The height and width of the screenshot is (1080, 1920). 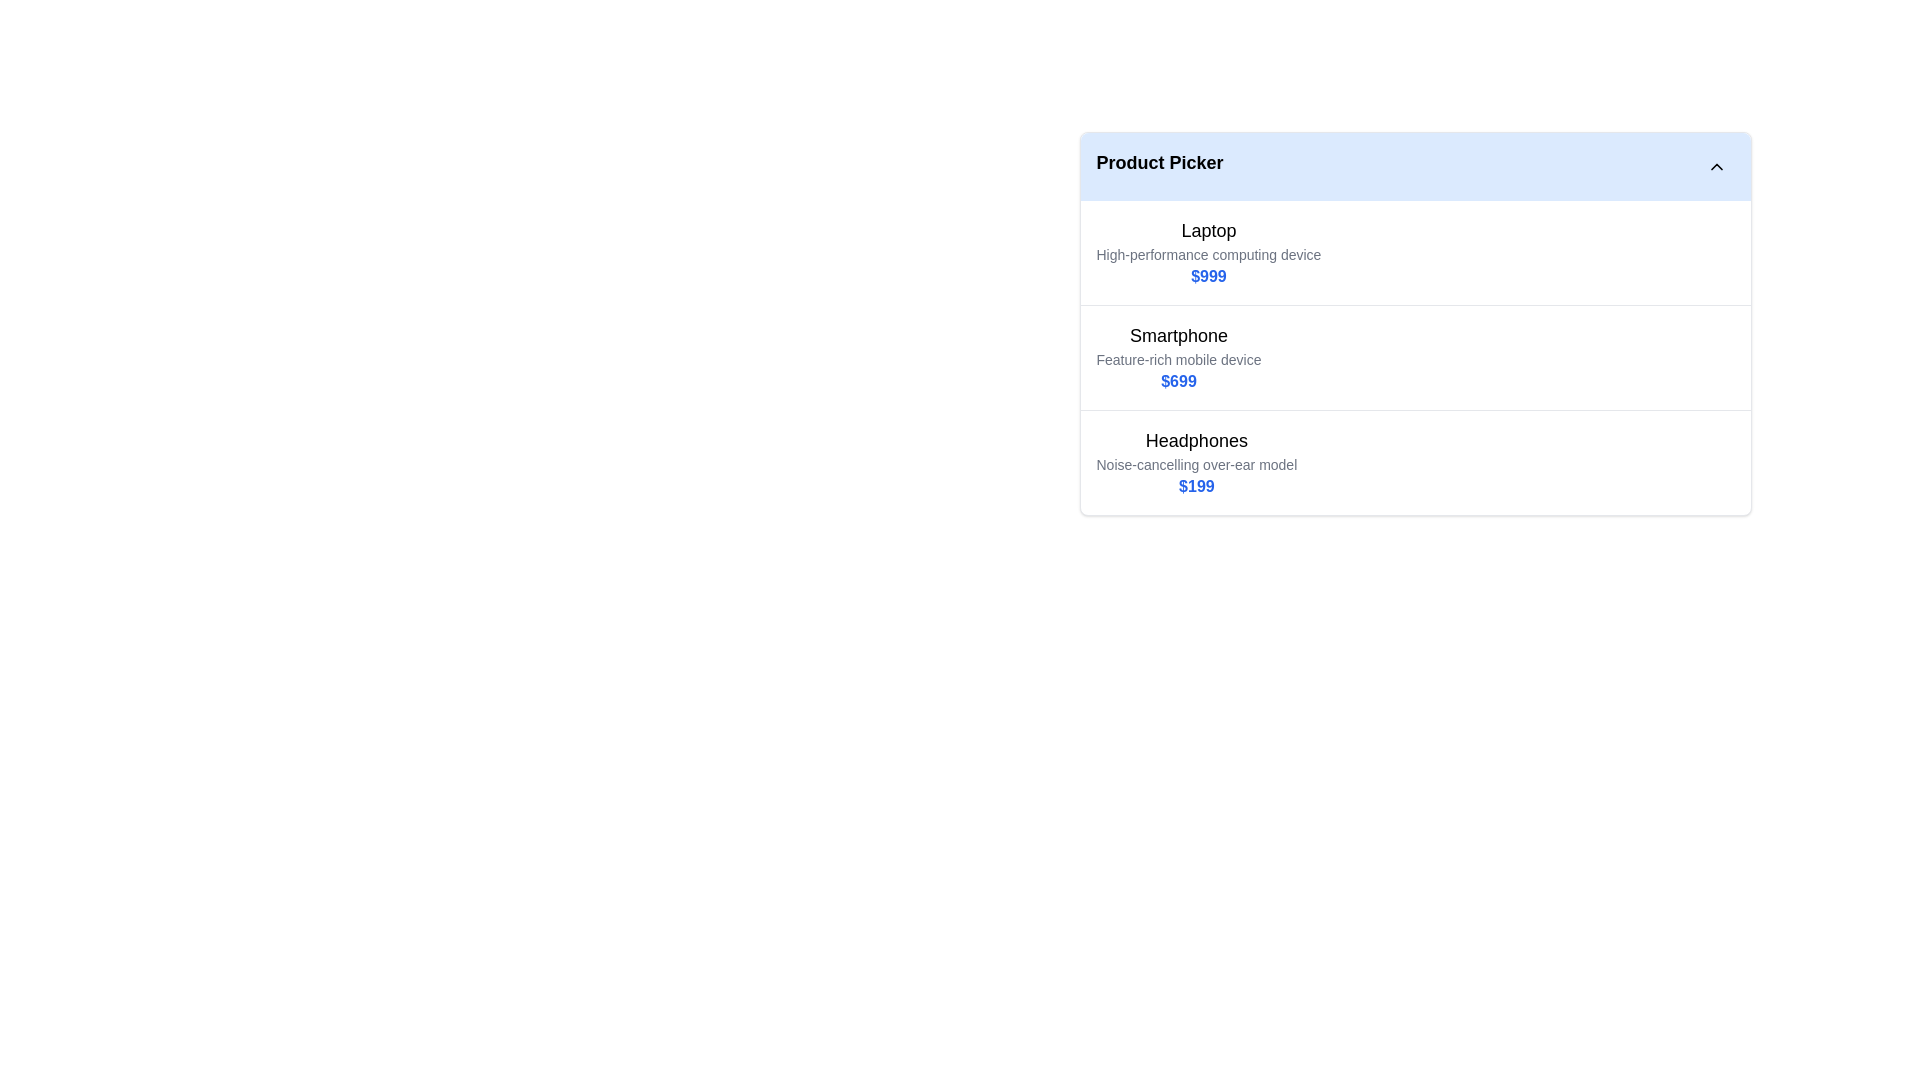 What do you see at coordinates (1196, 486) in the screenshot?
I see `the text label displaying the price '$199' in bold blue font within the 'Product Picker' interface under the 'Headphones' section` at bounding box center [1196, 486].